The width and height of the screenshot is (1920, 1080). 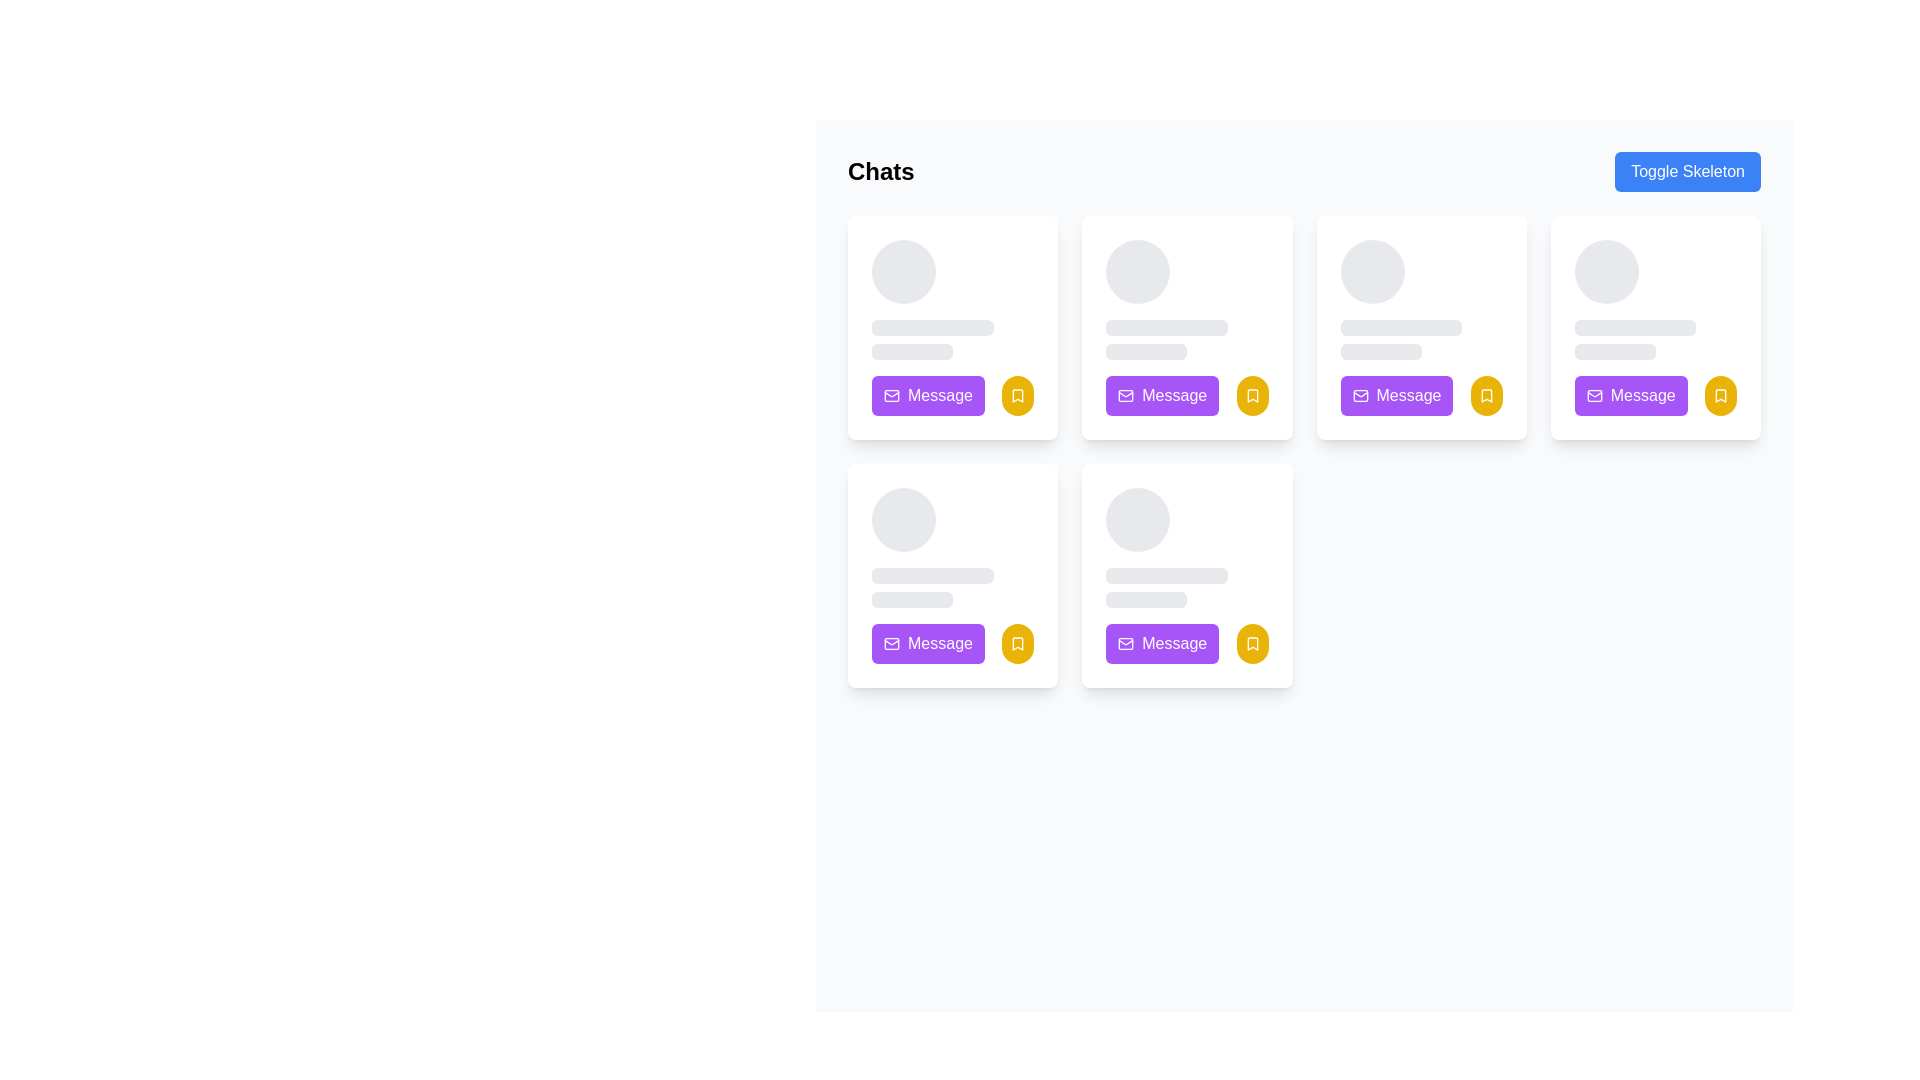 I want to click on the first card in the grid layout, so click(x=952, y=326).